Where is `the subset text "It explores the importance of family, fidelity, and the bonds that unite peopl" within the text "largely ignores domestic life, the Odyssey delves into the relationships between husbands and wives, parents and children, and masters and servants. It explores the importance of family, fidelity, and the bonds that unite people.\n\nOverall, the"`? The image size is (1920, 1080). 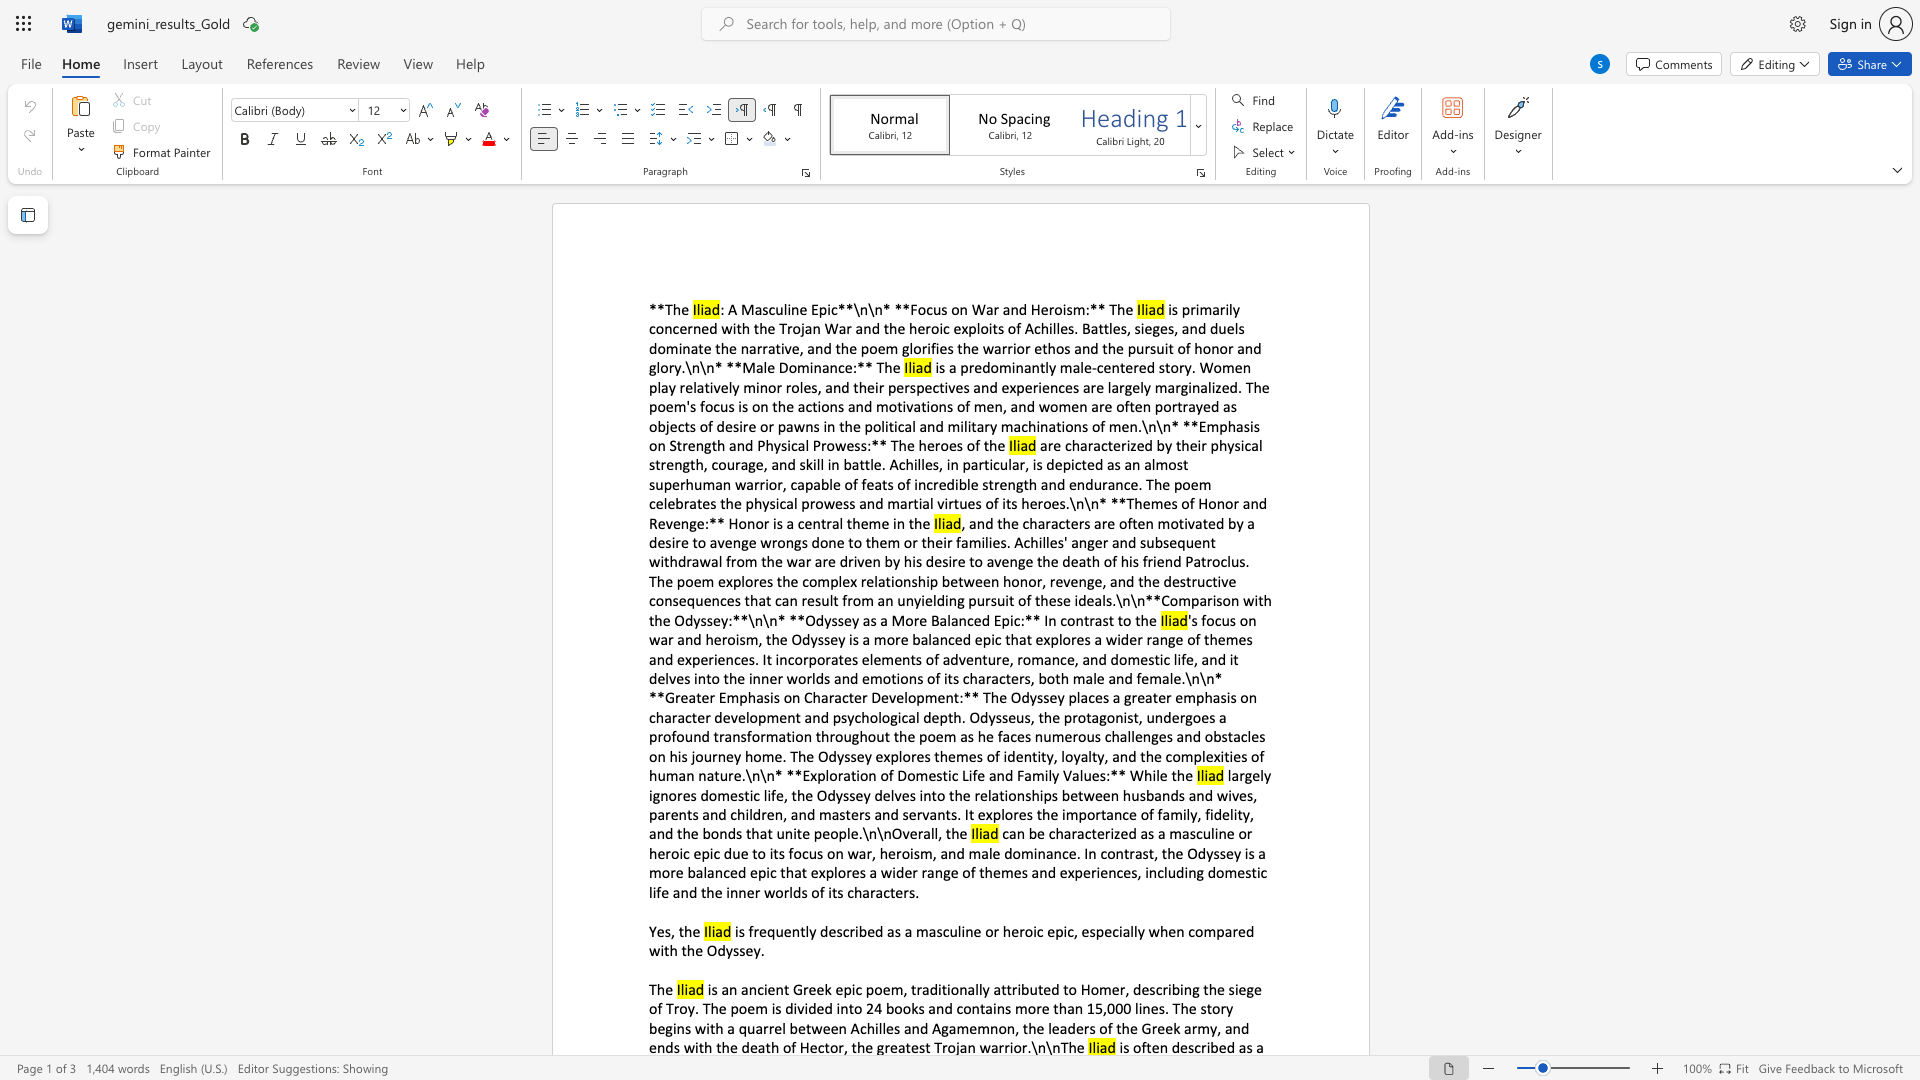
the subset text "It explores the importance of family, fidelity, and the bonds that unite peopl" within the text "largely ignores domestic life, the Odyssey delves into the relationships between husbands and wives, parents and children, and masters and servants. It explores the importance of family, fidelity, and the bonds that unite people.\n\nOverall, the" is located at coordinates (964, 814).